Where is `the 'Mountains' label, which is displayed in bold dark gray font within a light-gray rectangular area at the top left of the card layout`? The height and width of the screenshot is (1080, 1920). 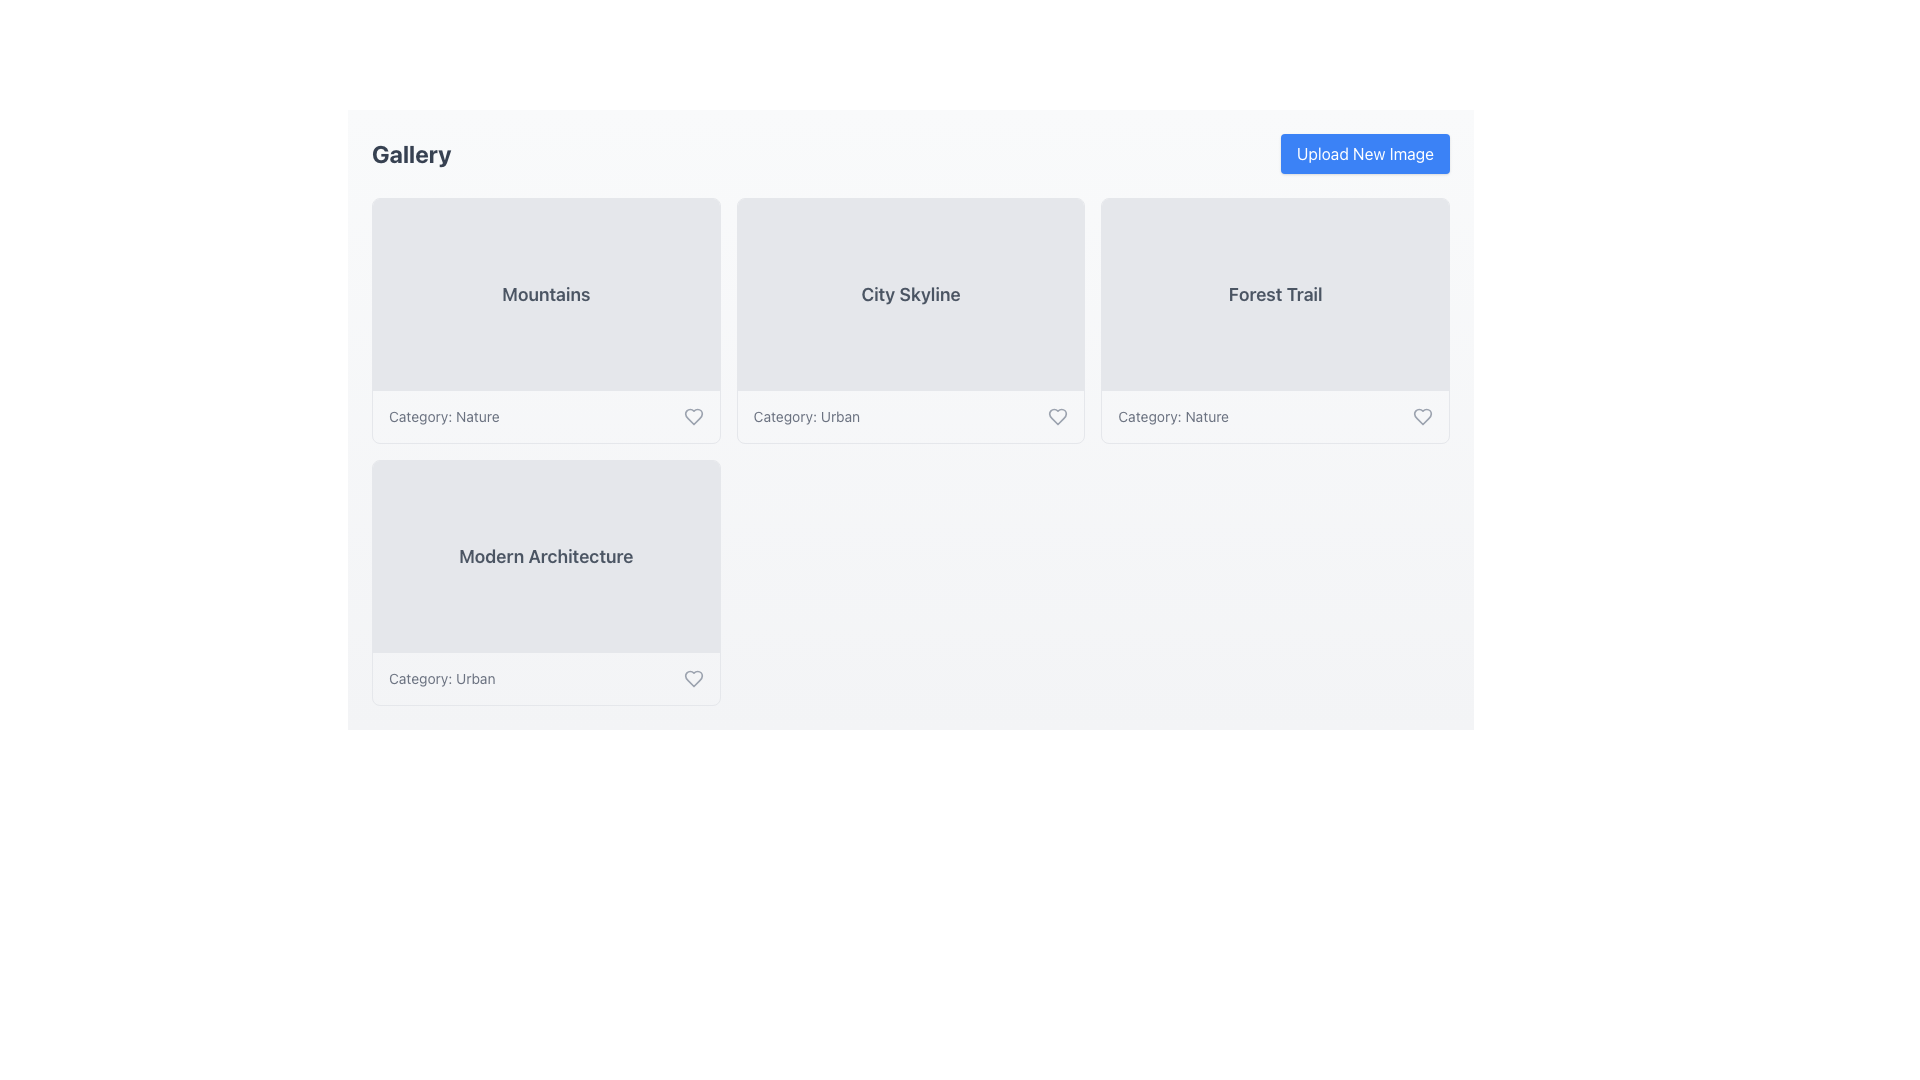
the 'Mountains' label, which is displayed in bold dark gray font within a light-gray rectangular area at the top left of the card layout is located at coordinates (546, 294).